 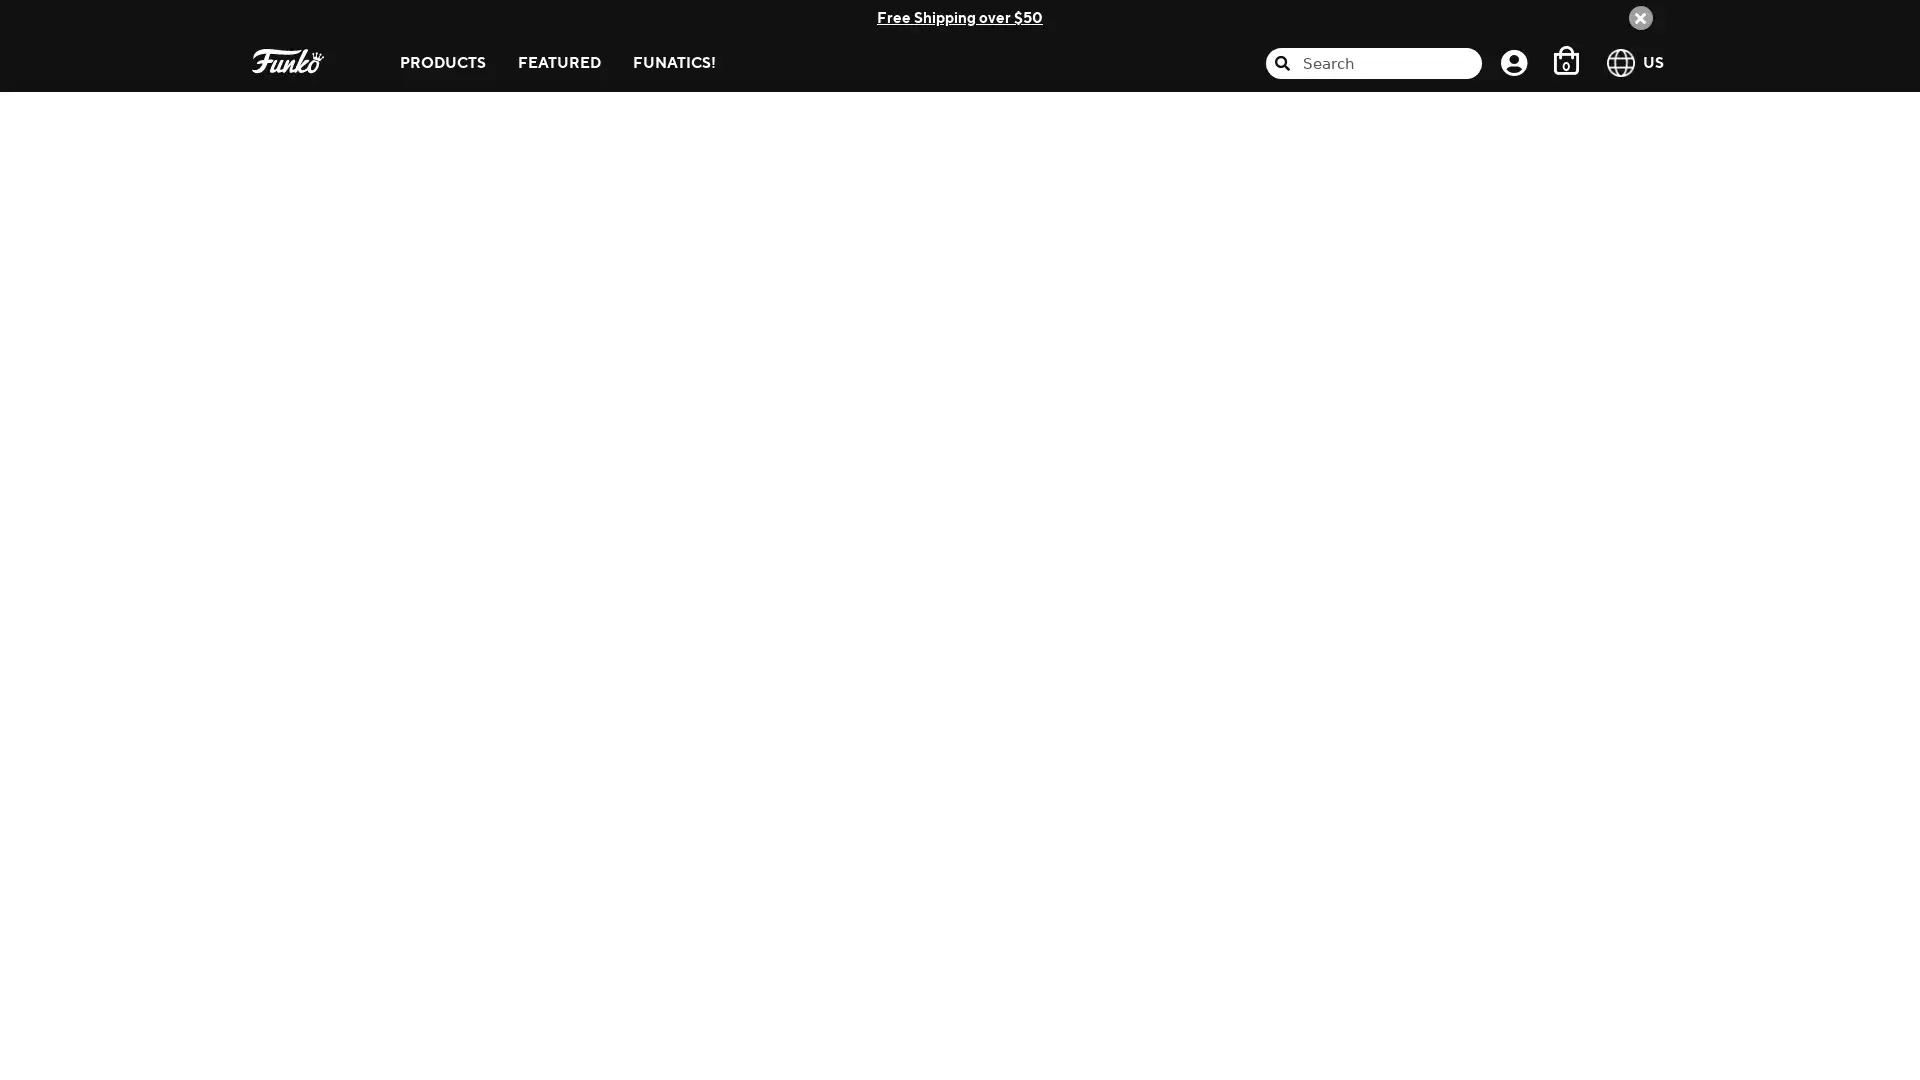 What do you see at coordinates (730, 34) in the screenshot?
I see `FUNATICS! SUBMENU` at bounding box center [730, 34].